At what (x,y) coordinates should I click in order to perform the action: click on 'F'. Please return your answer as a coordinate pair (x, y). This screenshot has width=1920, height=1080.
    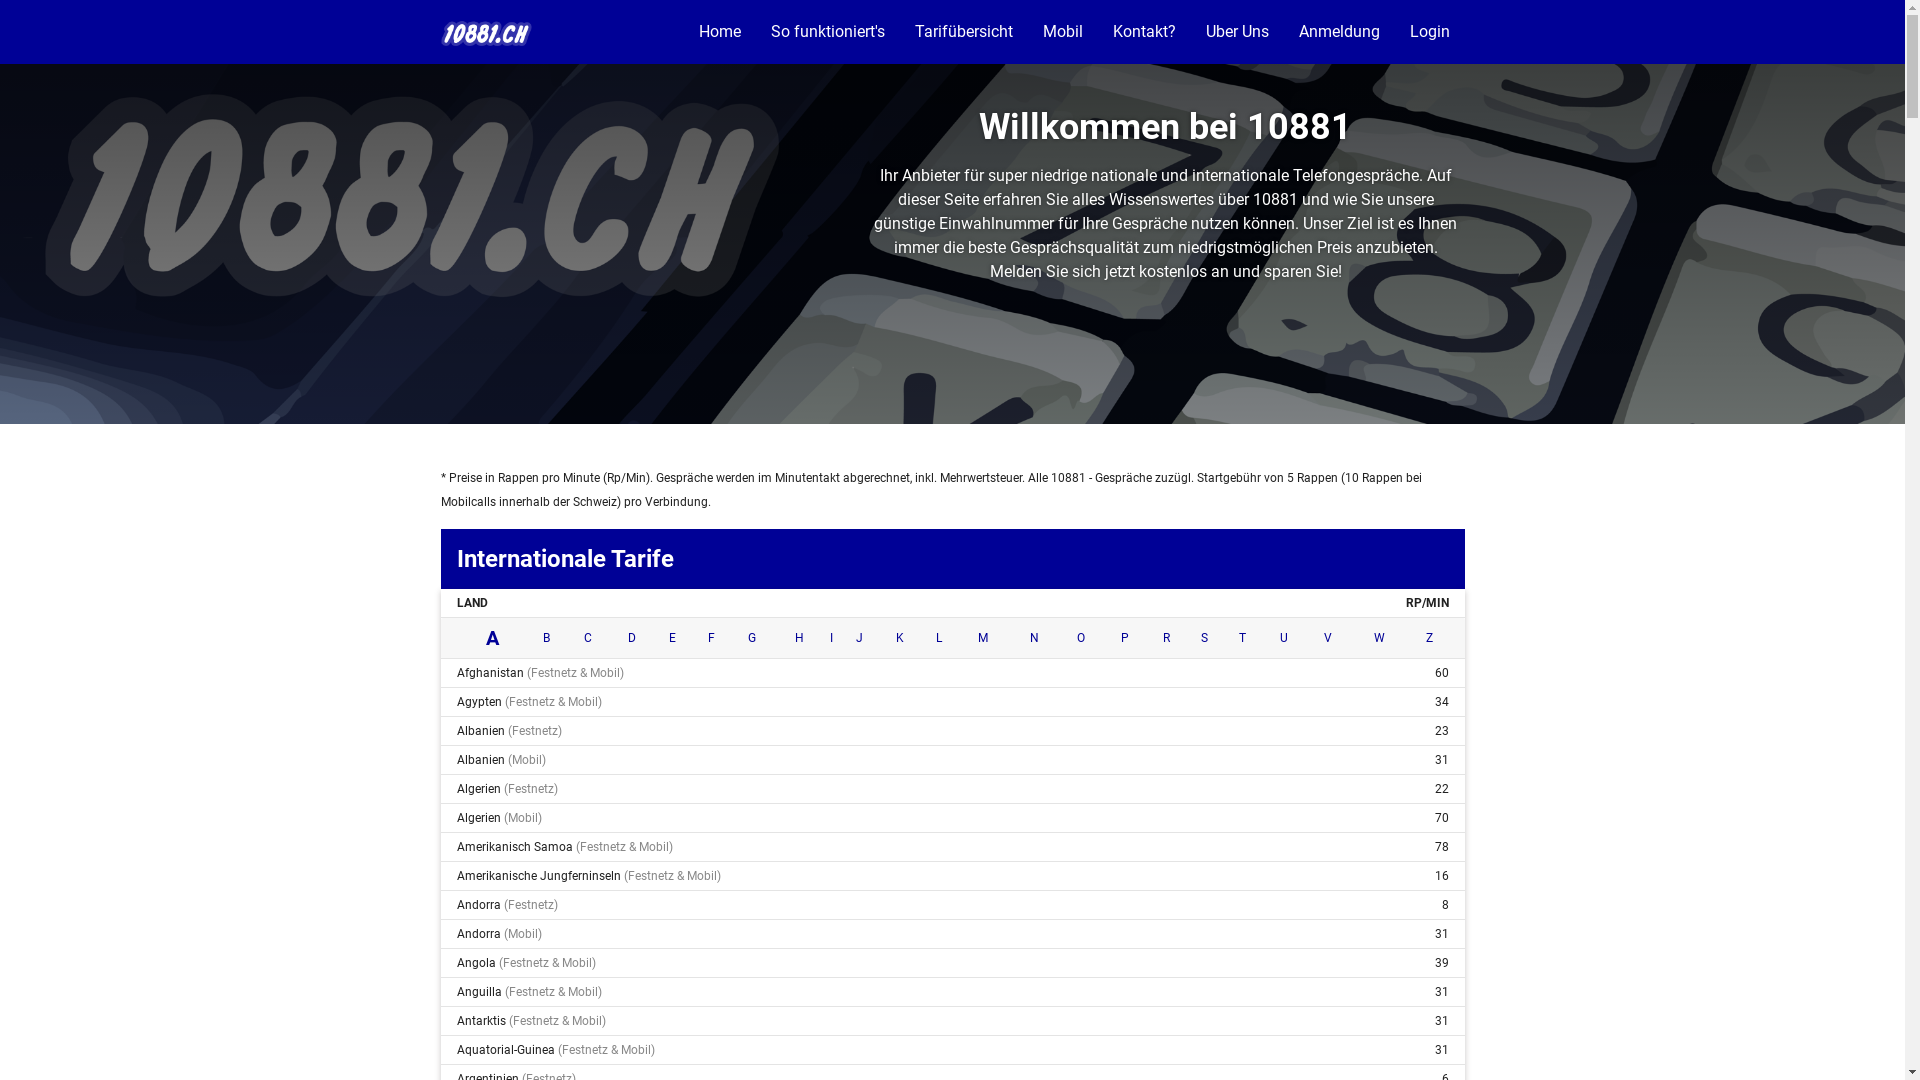
    Looking at the image, I should click on (711, 637).